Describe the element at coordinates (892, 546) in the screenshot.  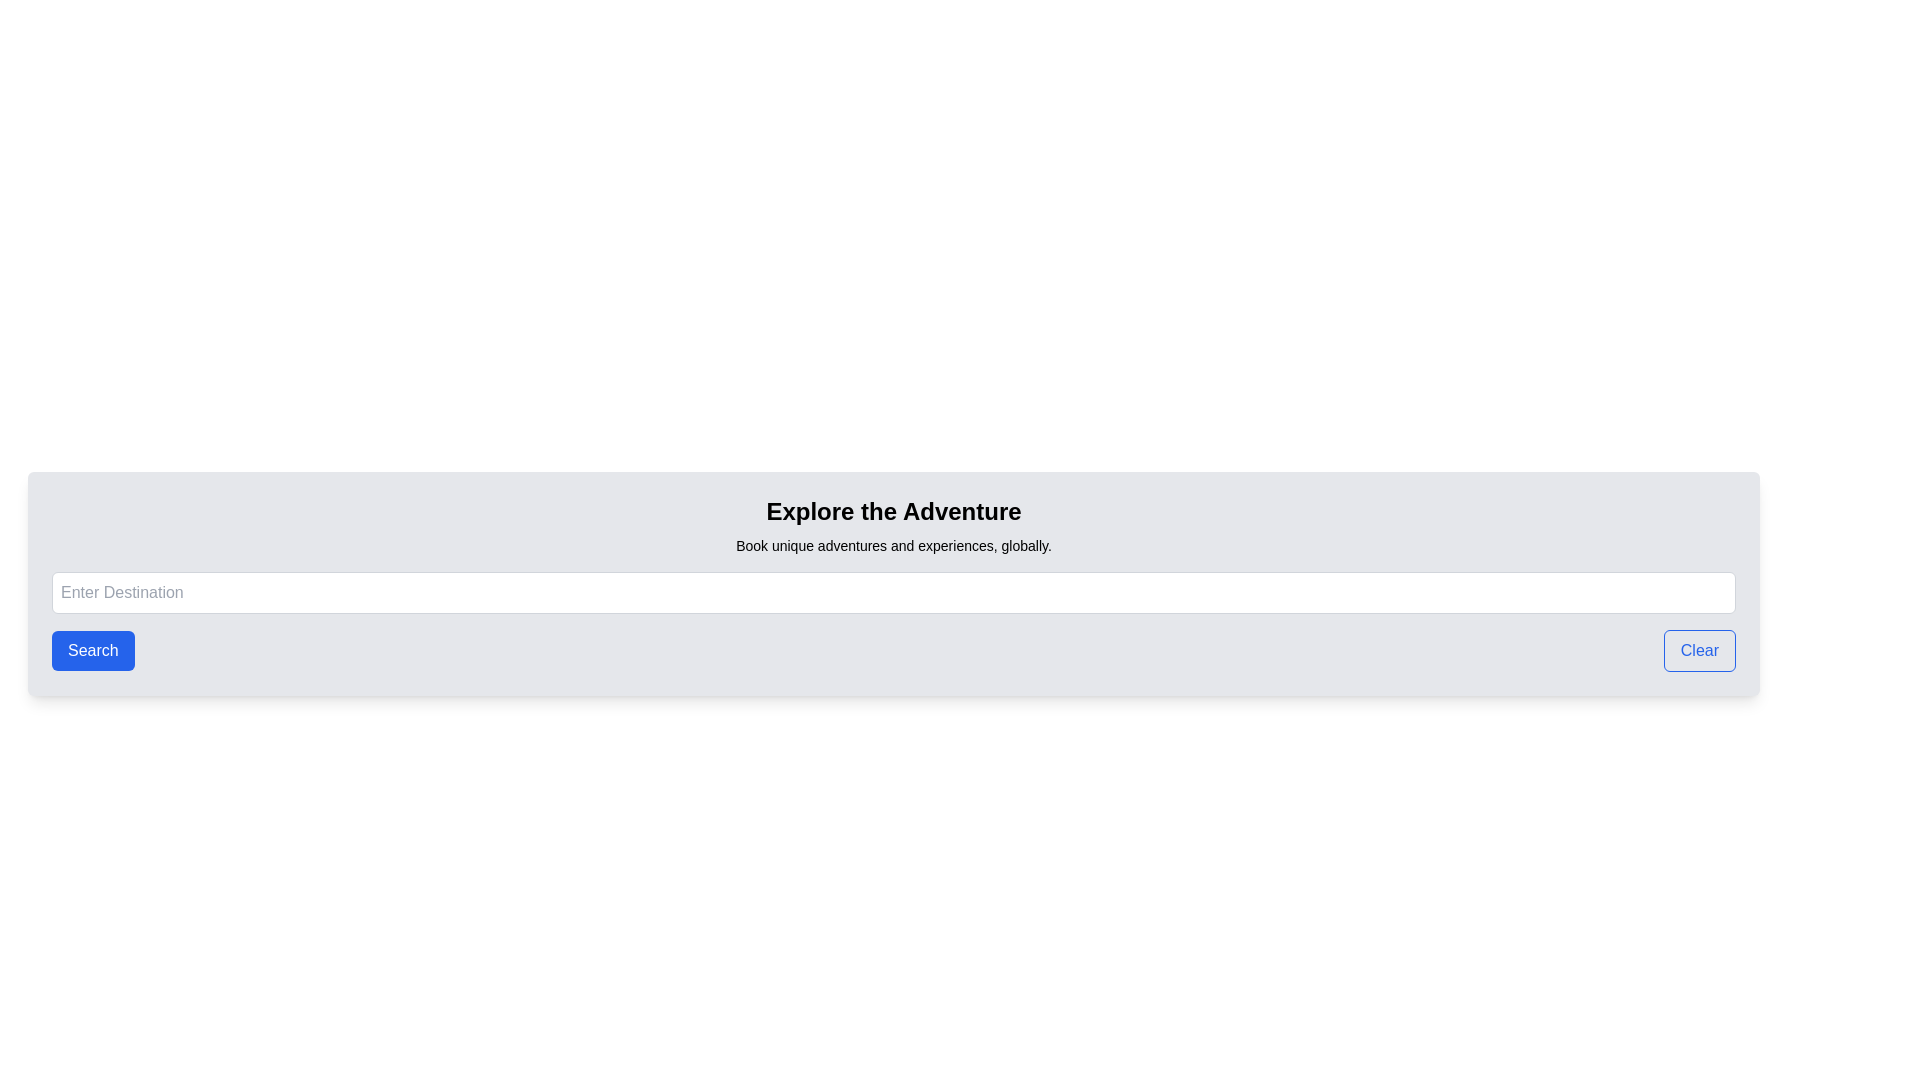
I see `the descriptive text element located beneath the title 'Explore the Adventure', which provides additional context about the application` at that location.